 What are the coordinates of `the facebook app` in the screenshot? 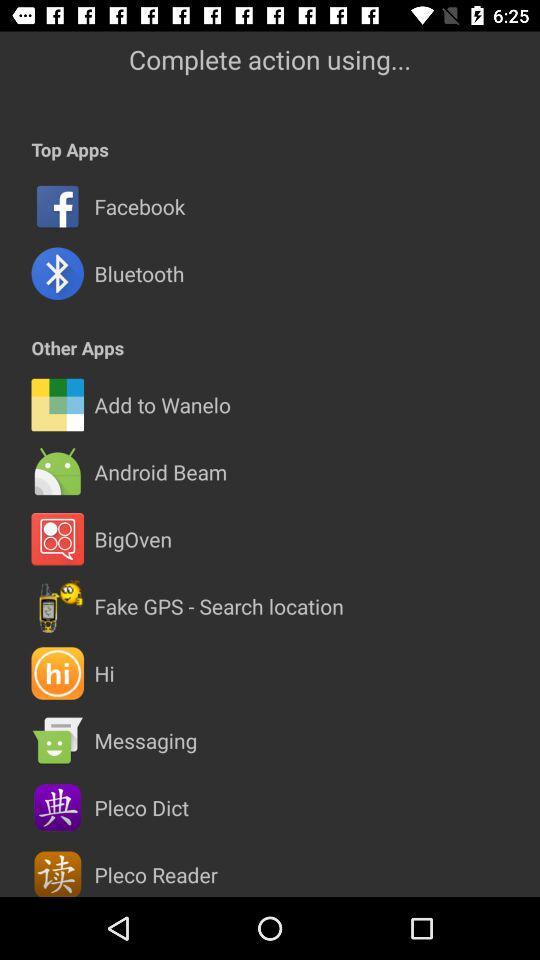 It's located at (138, 206).